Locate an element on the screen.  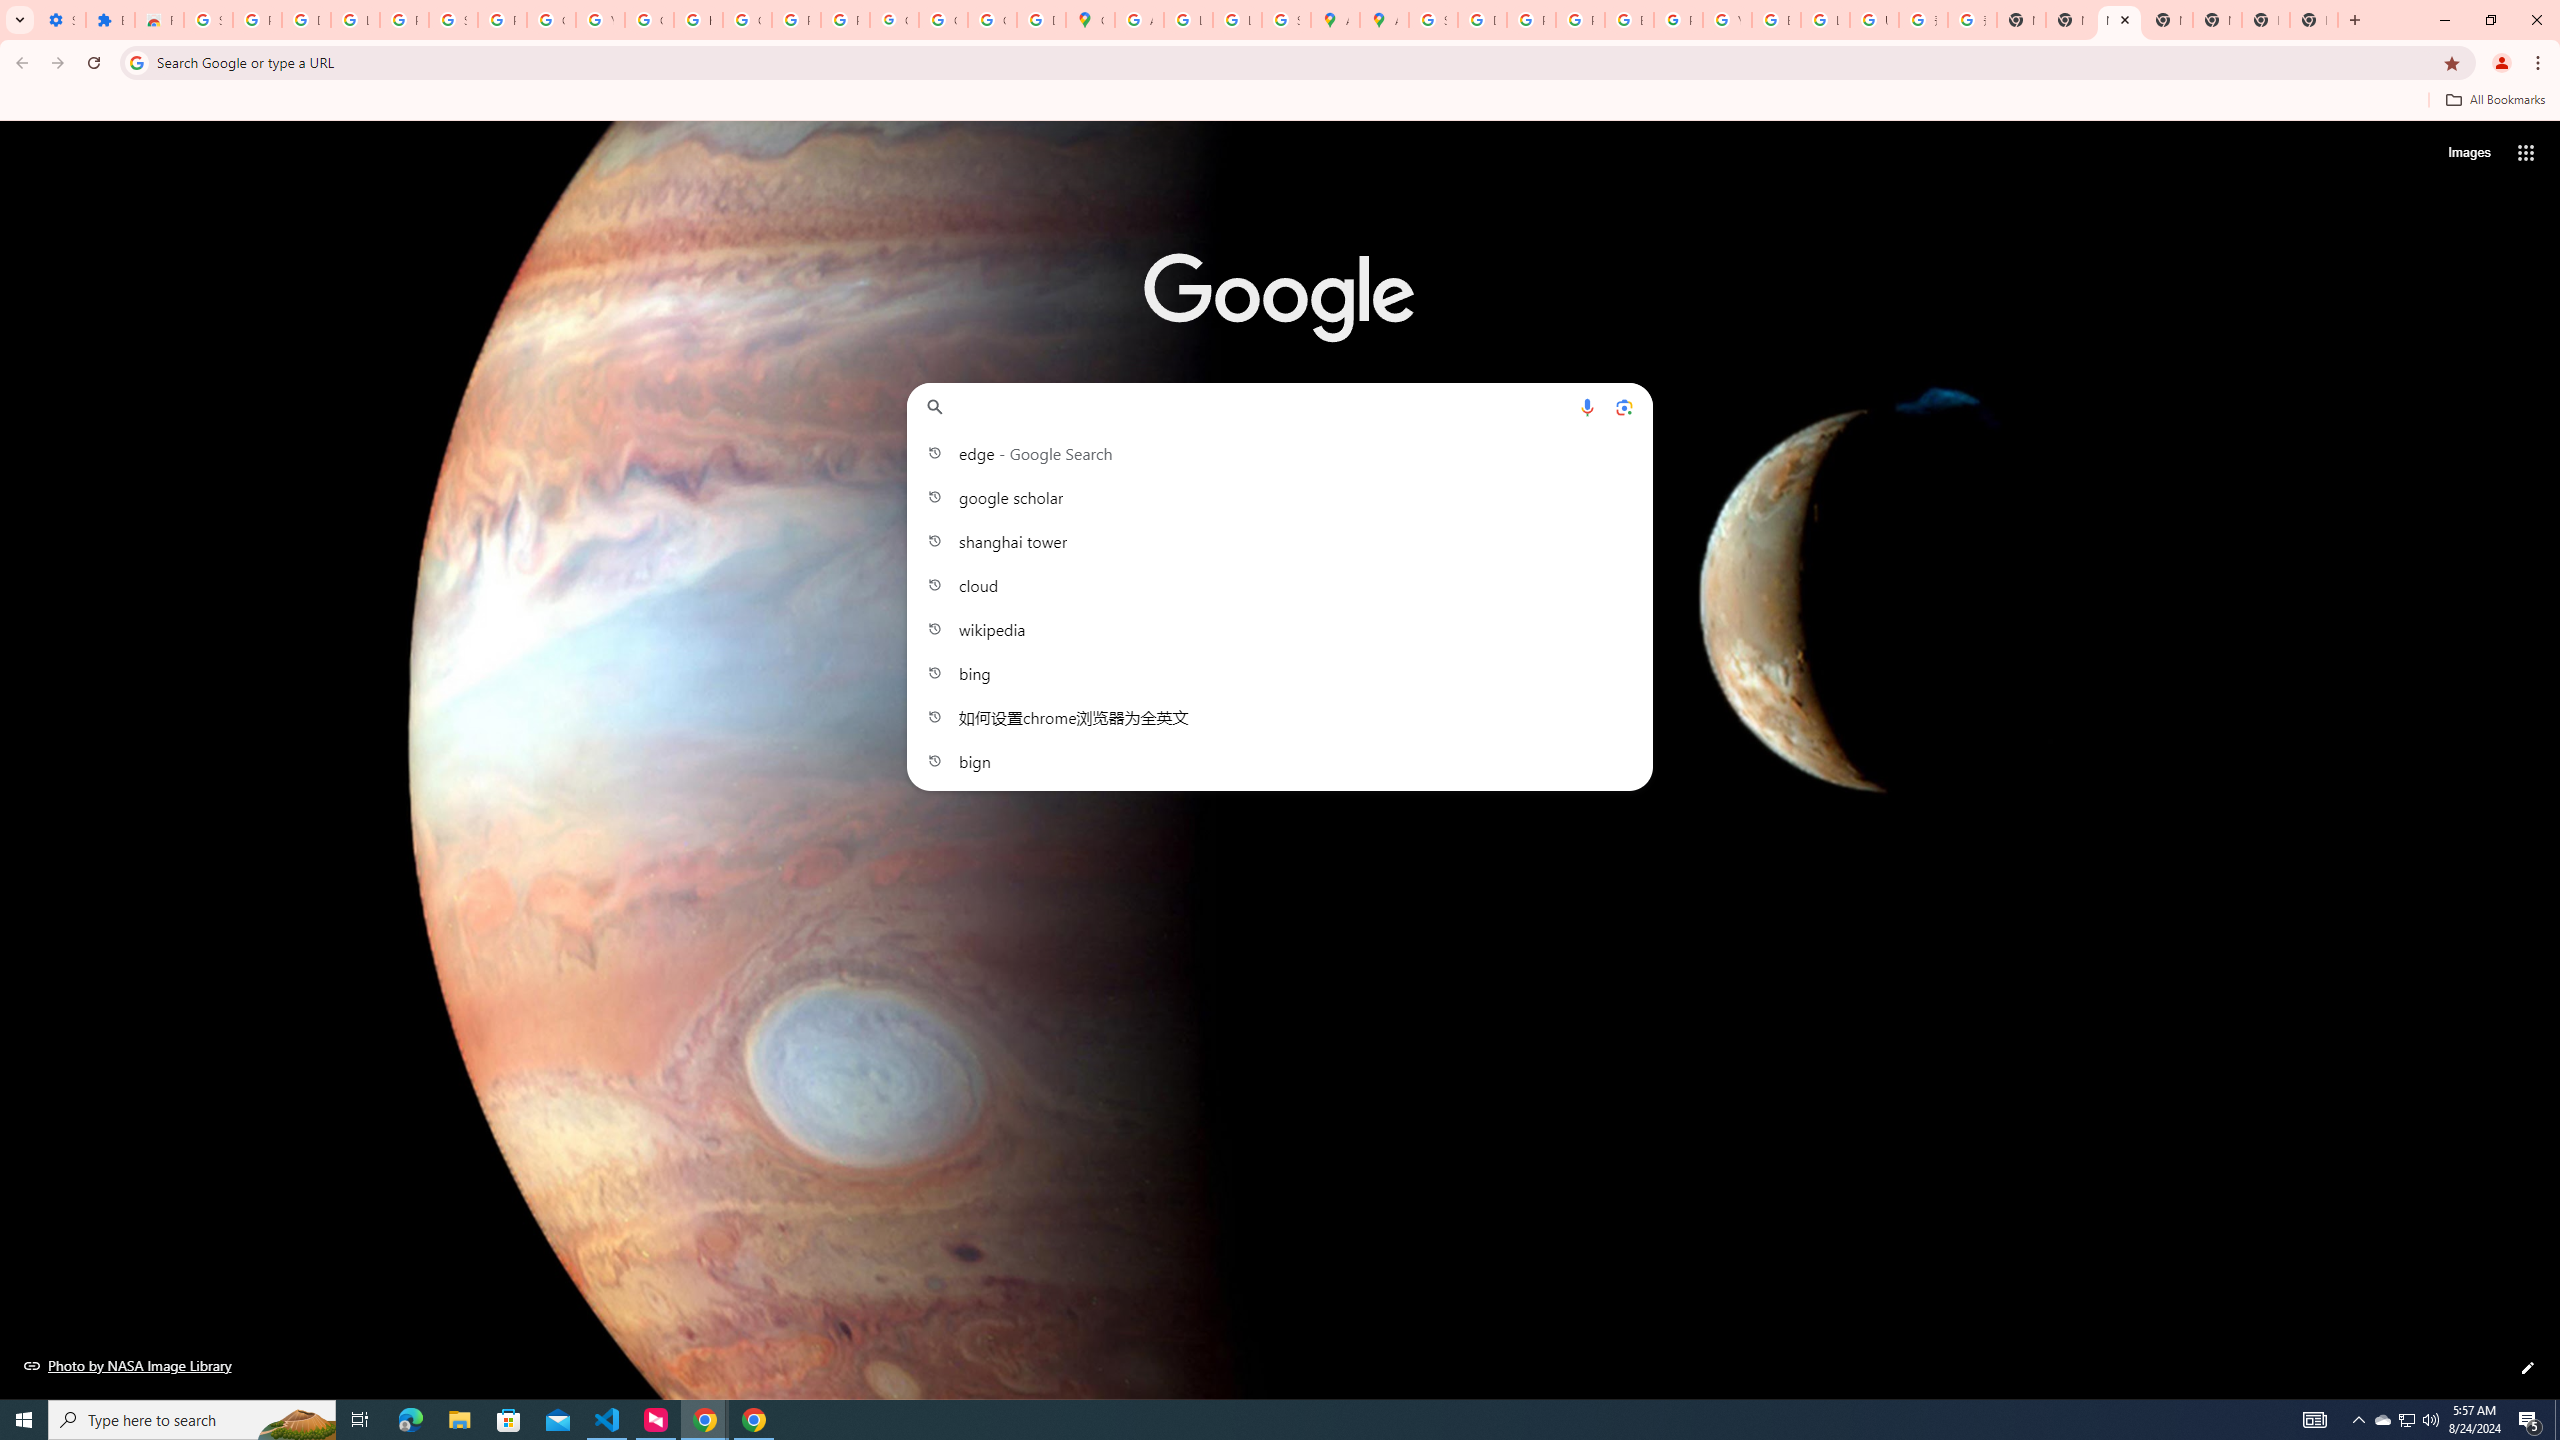
'Photo by NASA Image Library' is located at coordinates (127, 1364).